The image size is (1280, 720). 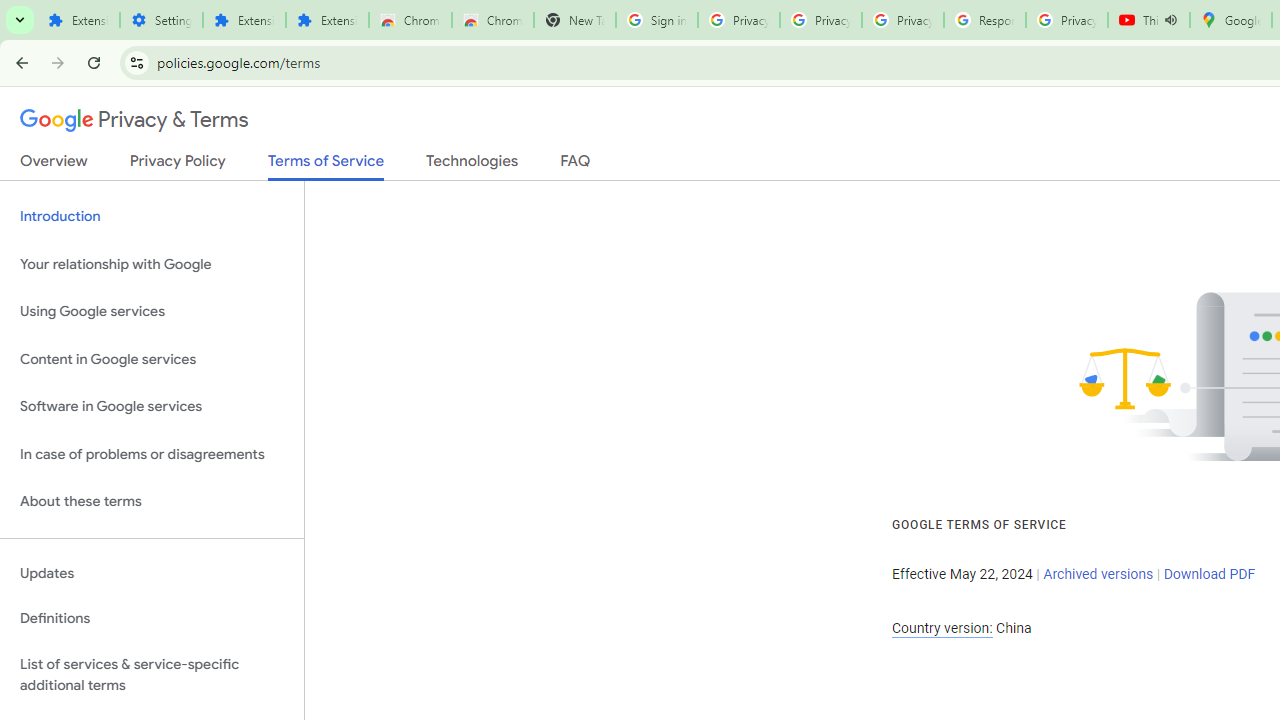 I want to click on 'About these terms', so click(x=151, y=501).